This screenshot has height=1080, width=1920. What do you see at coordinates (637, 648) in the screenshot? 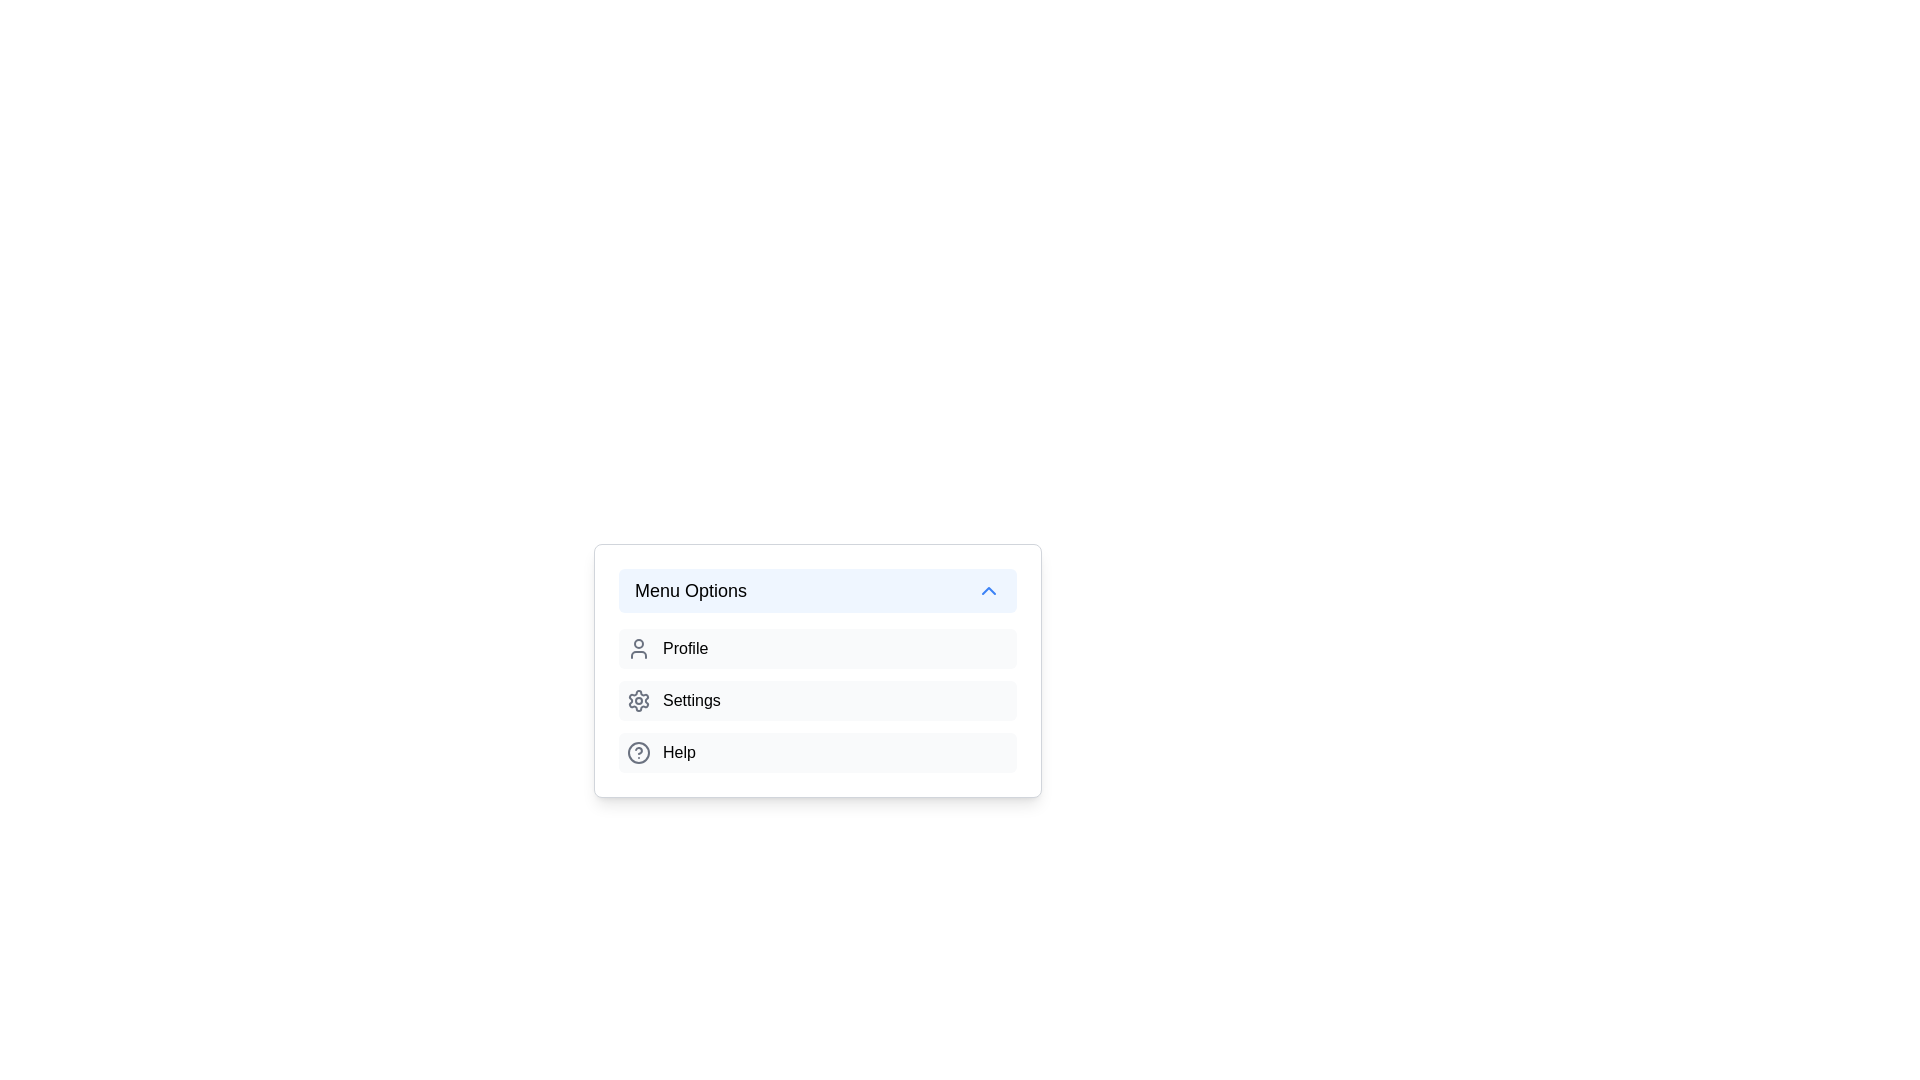
I see `the 'Profile' menu item which is located directly beside the user icon represented by a gray outline of a person in a circle` at bounding box center [637, 648].